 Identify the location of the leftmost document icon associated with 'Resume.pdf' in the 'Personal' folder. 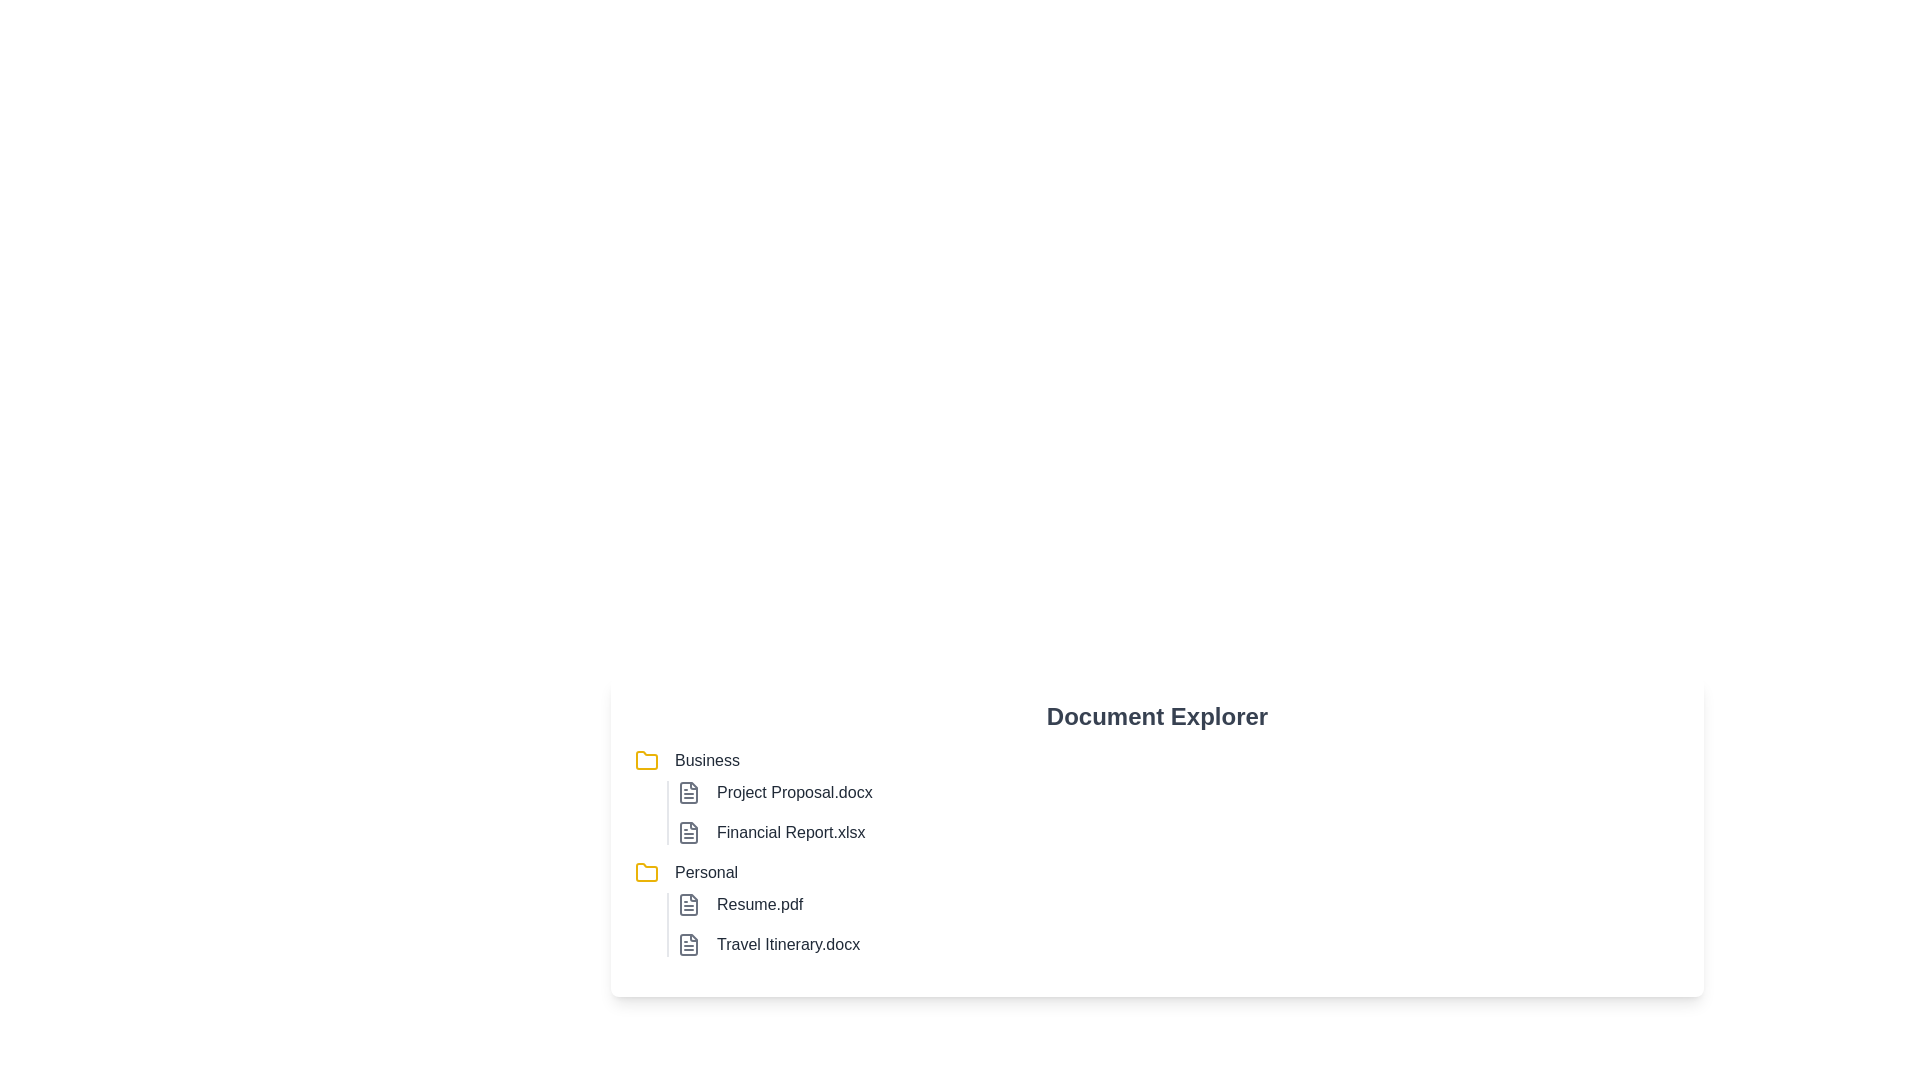
(689, 905).